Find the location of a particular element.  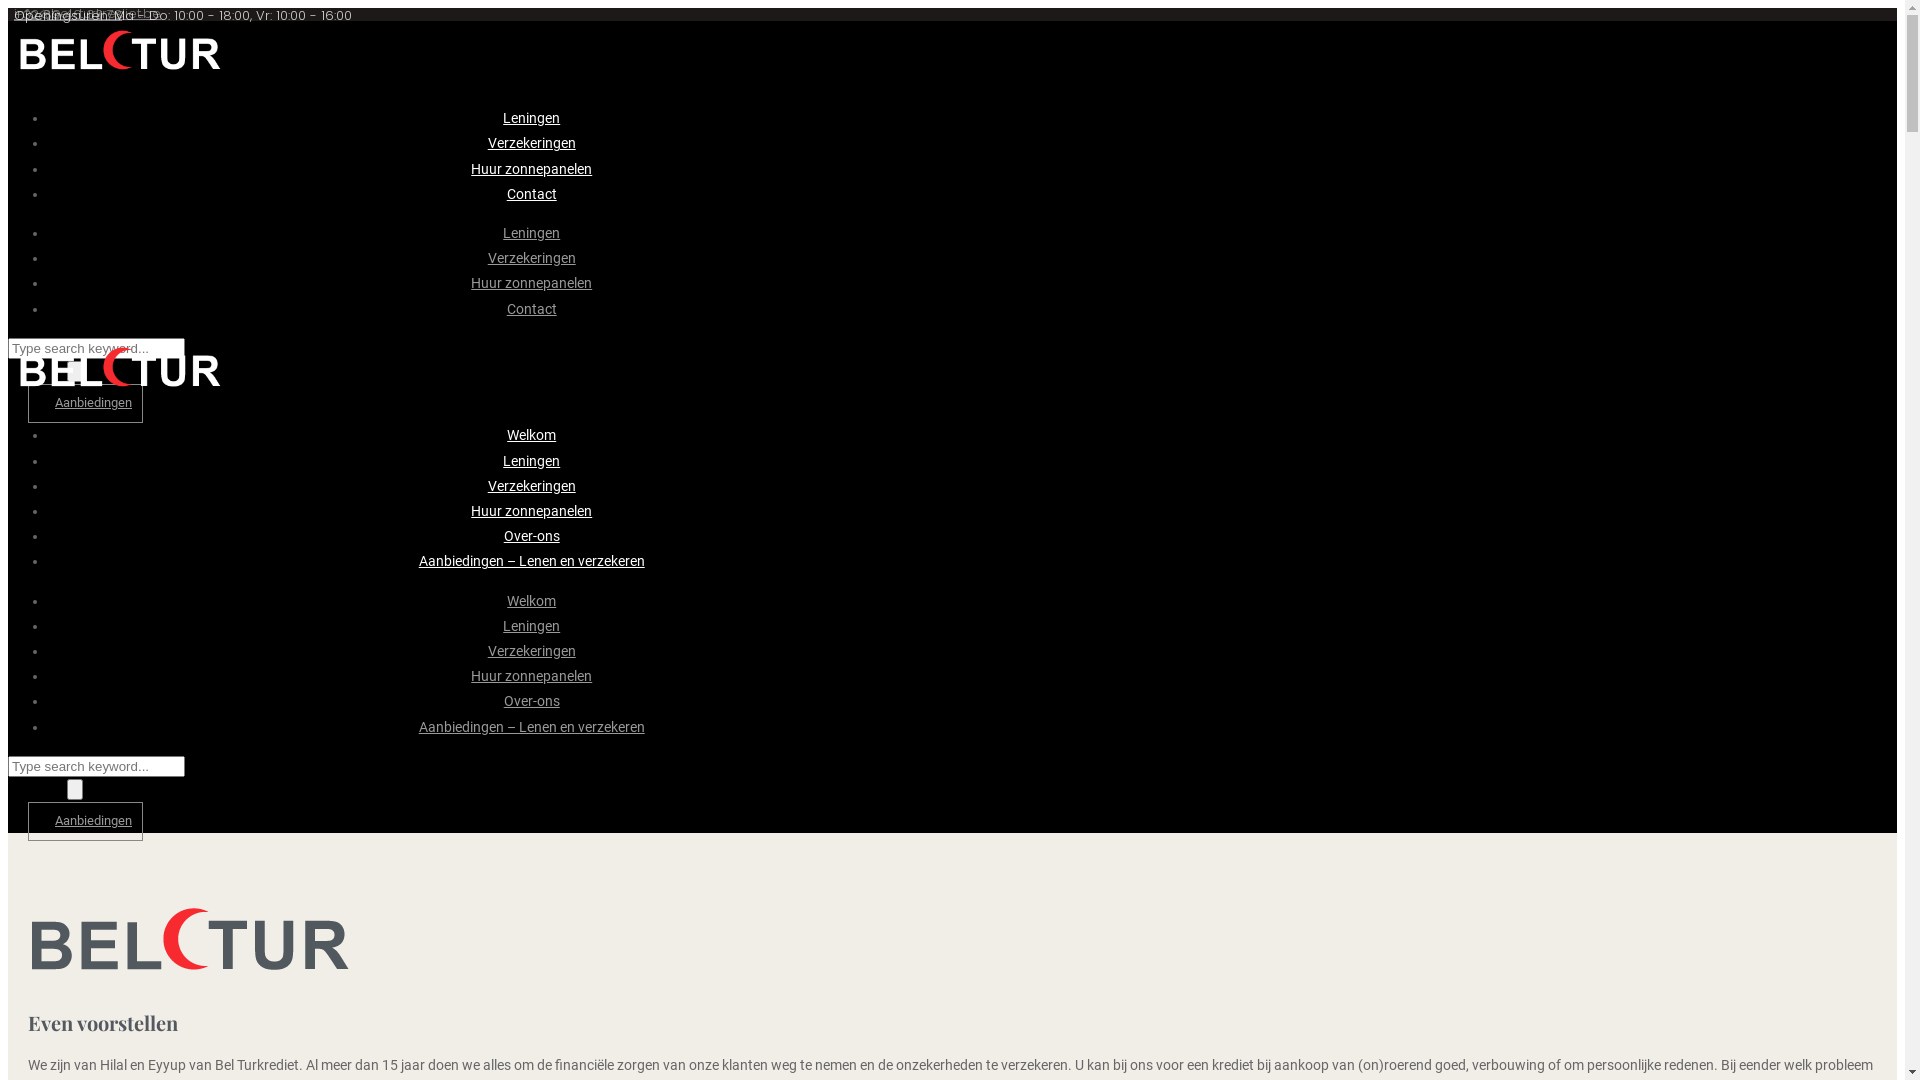

'Aanbiedingen' is located at coordinates (84, 403).